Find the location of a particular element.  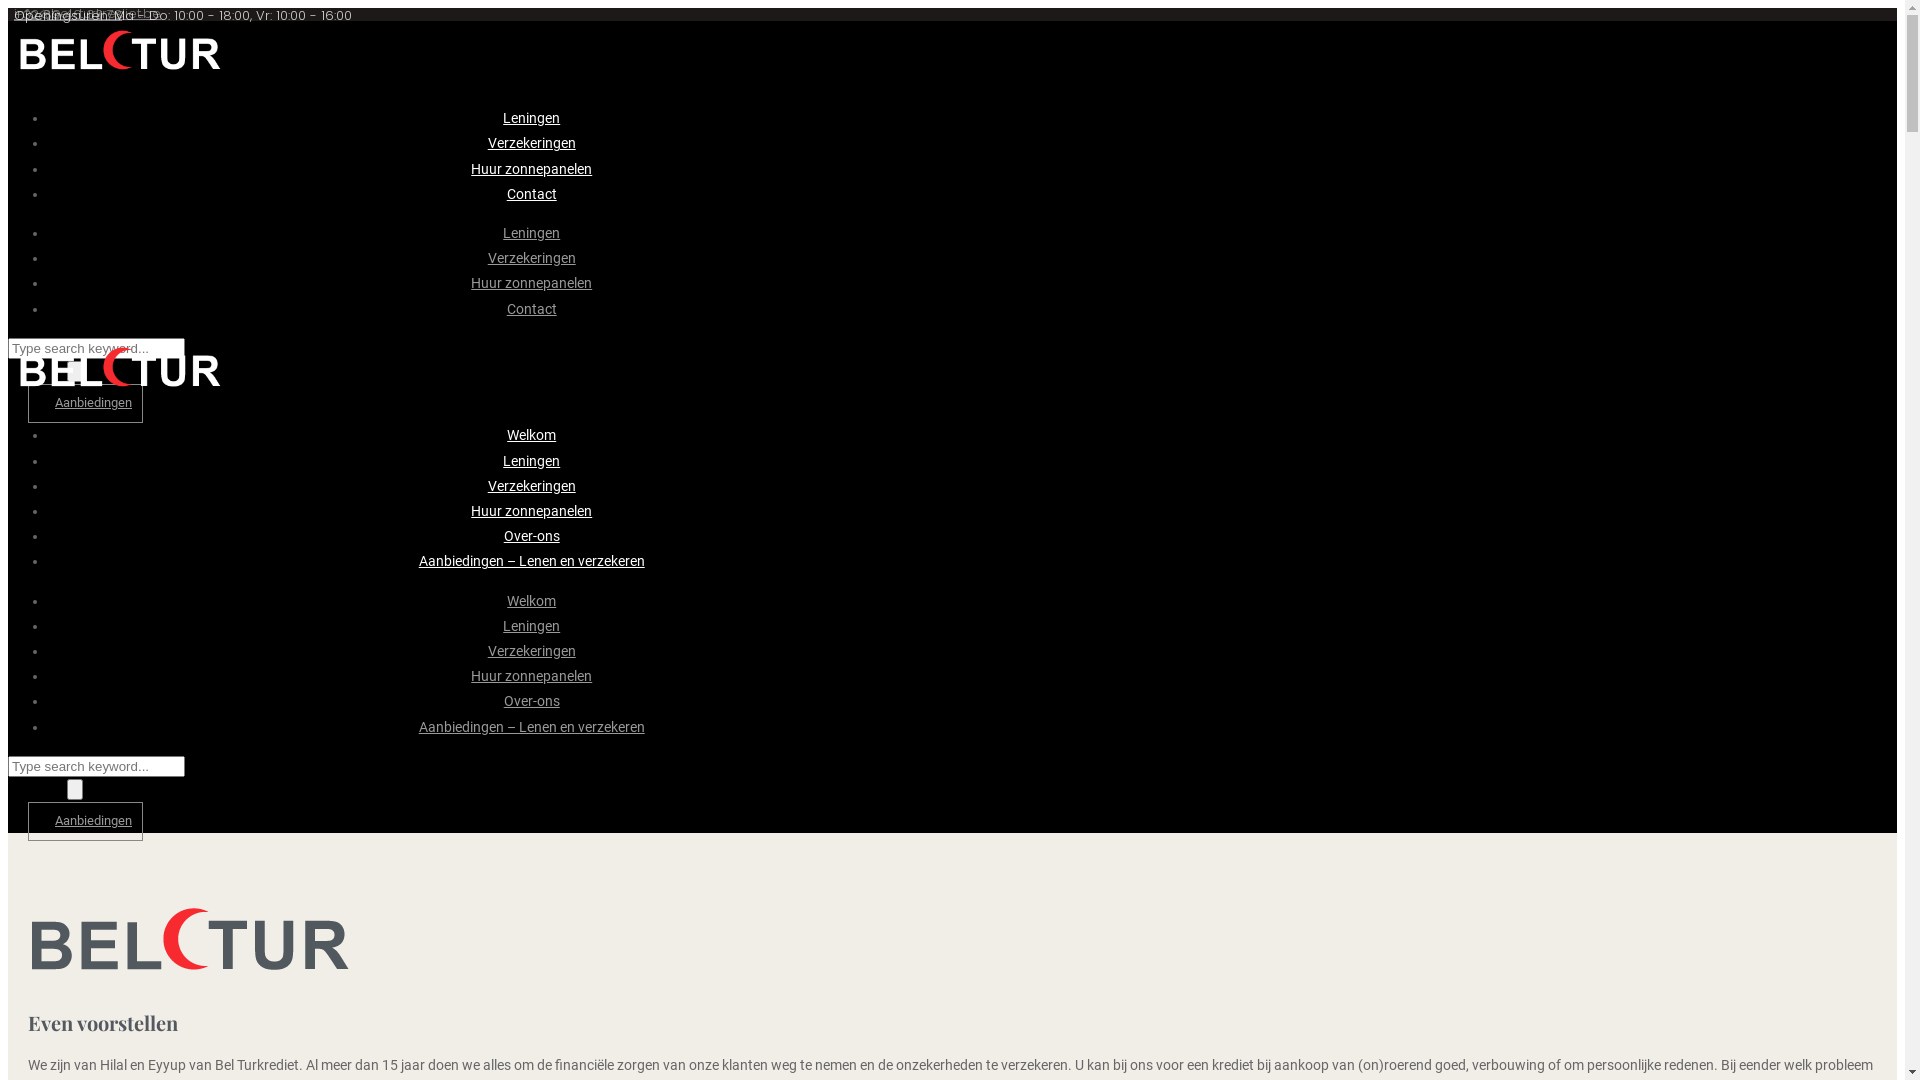

'Aanbiedingen' is located at coordinates (84, 403).